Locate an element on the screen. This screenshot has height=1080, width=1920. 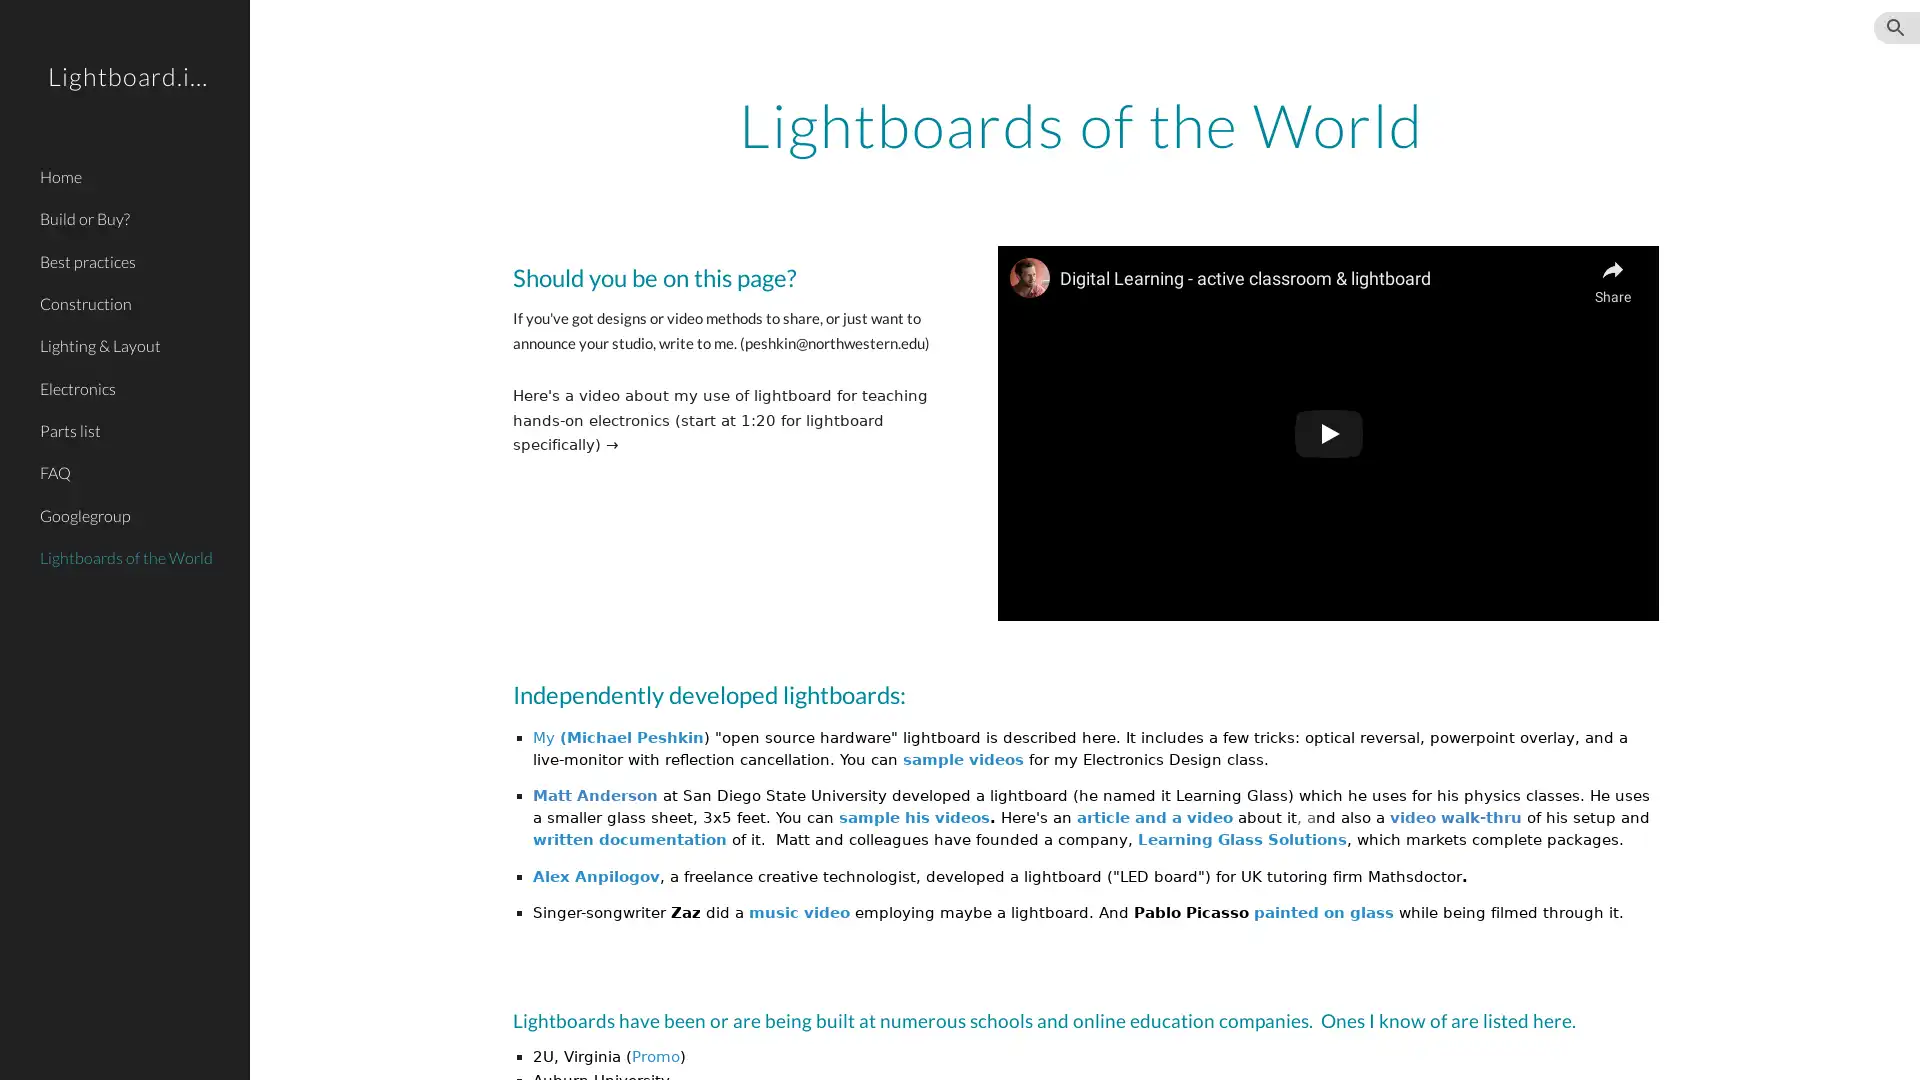
Copy heading link is located at coordinates (930, 693).